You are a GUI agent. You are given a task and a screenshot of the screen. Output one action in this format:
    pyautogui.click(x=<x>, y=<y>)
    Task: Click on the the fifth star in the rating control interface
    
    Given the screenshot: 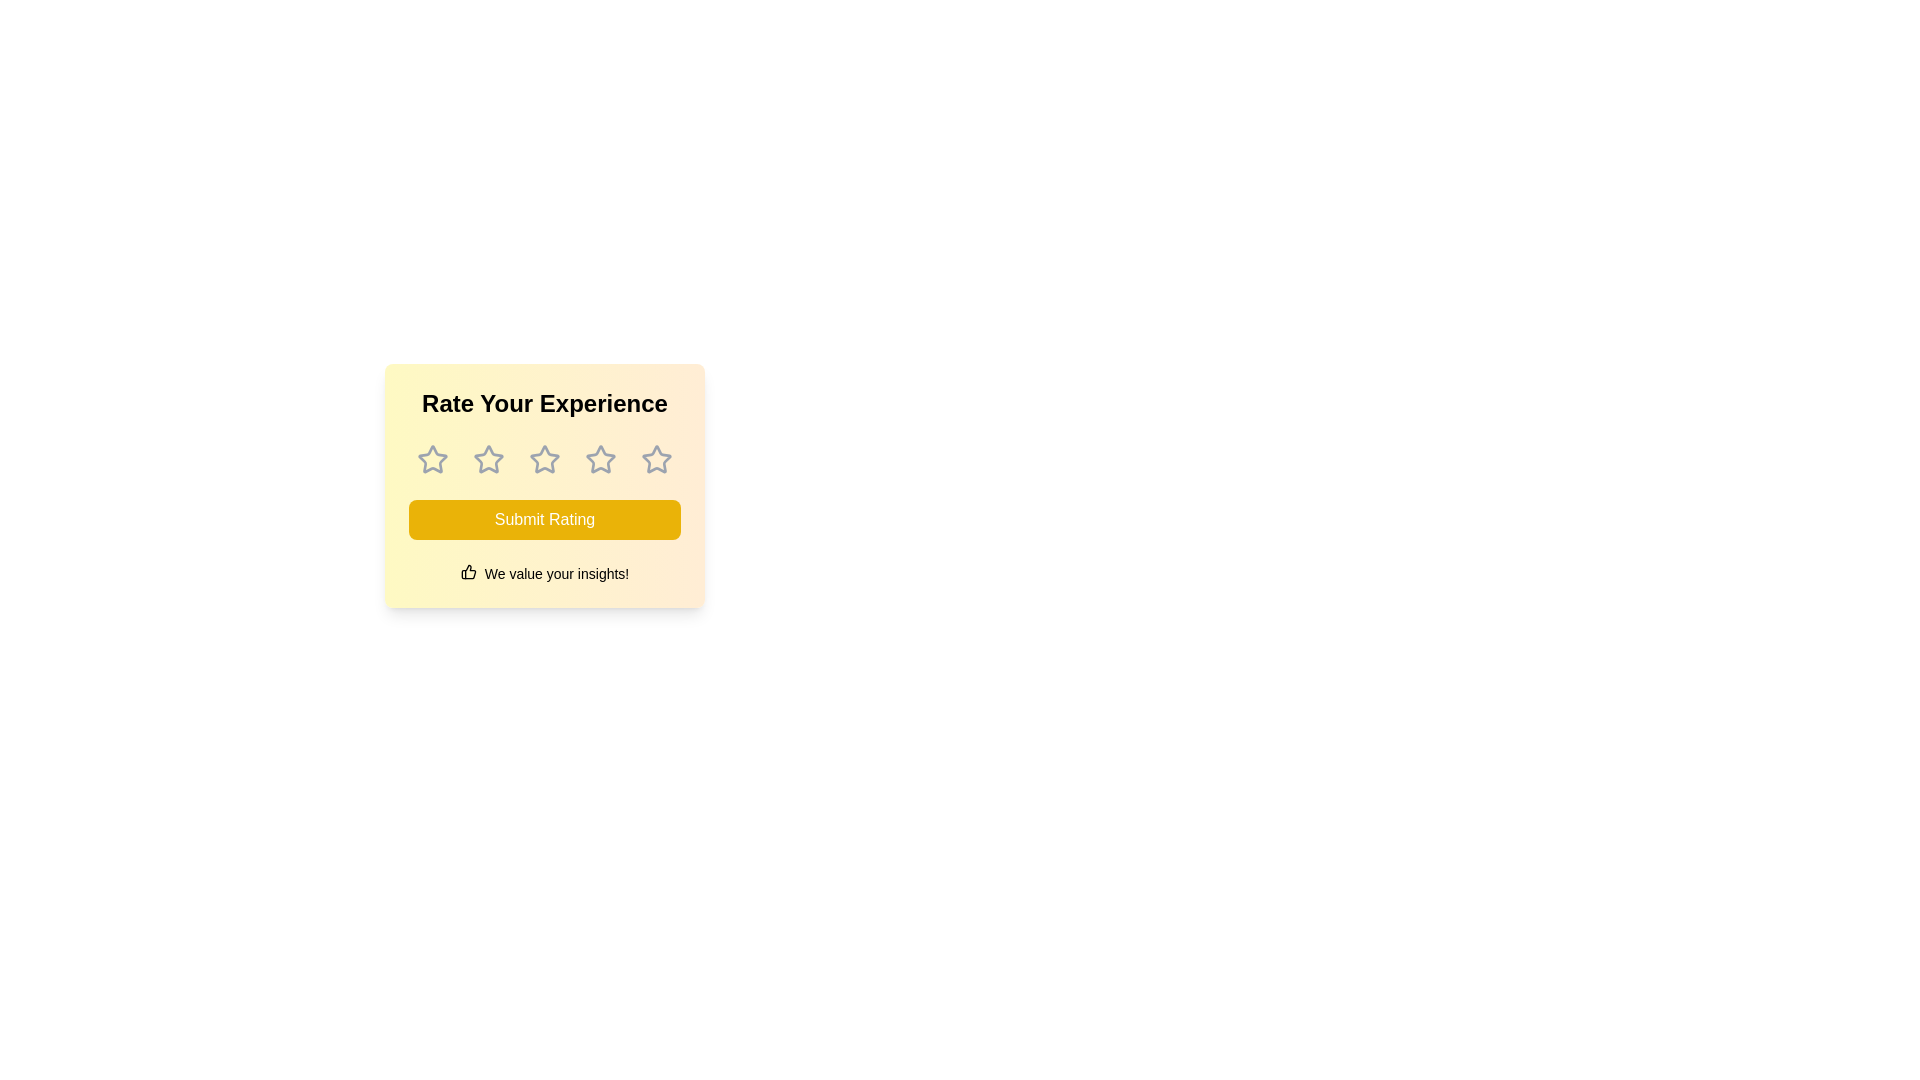 What is the action you would take?
    pyautogui.click(x=657, y=459)
    